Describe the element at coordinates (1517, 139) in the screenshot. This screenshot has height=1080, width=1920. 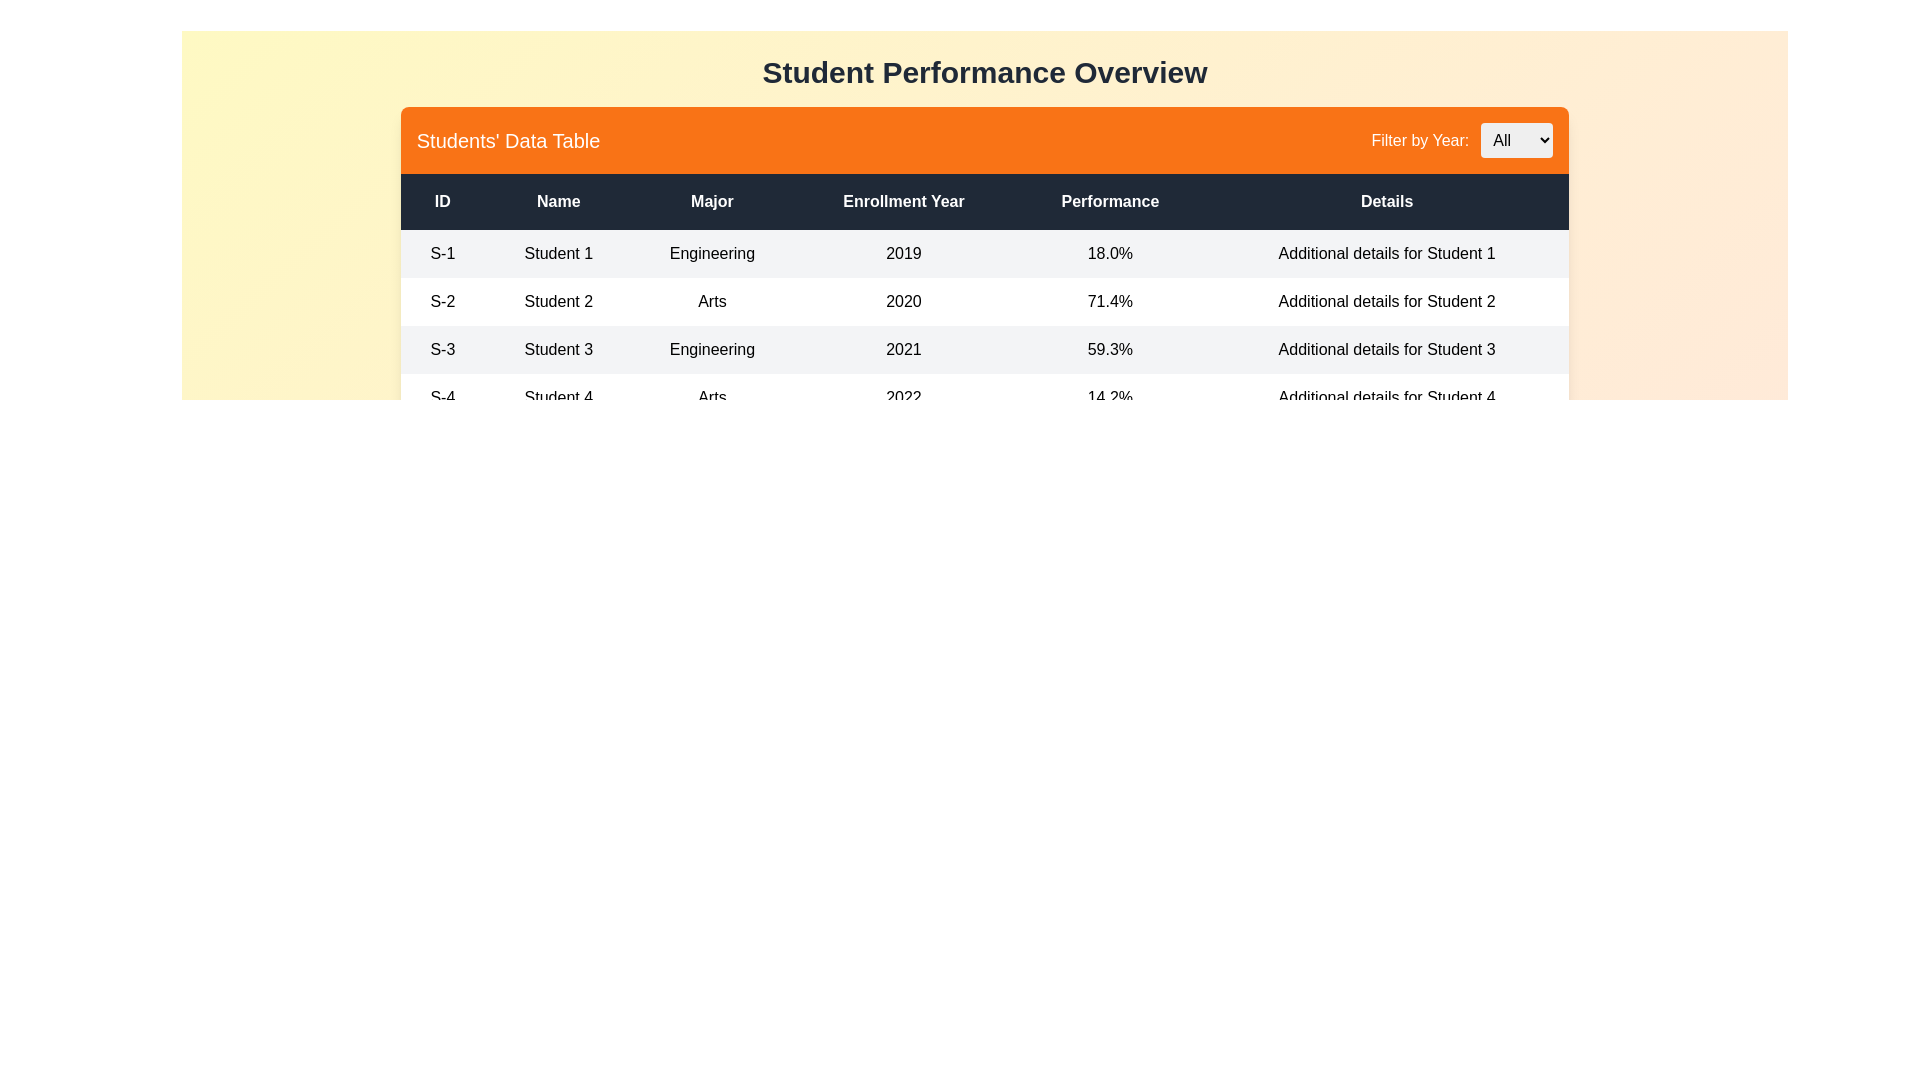
I see `the year 2022 from the dropdown to filter the table` at that location.